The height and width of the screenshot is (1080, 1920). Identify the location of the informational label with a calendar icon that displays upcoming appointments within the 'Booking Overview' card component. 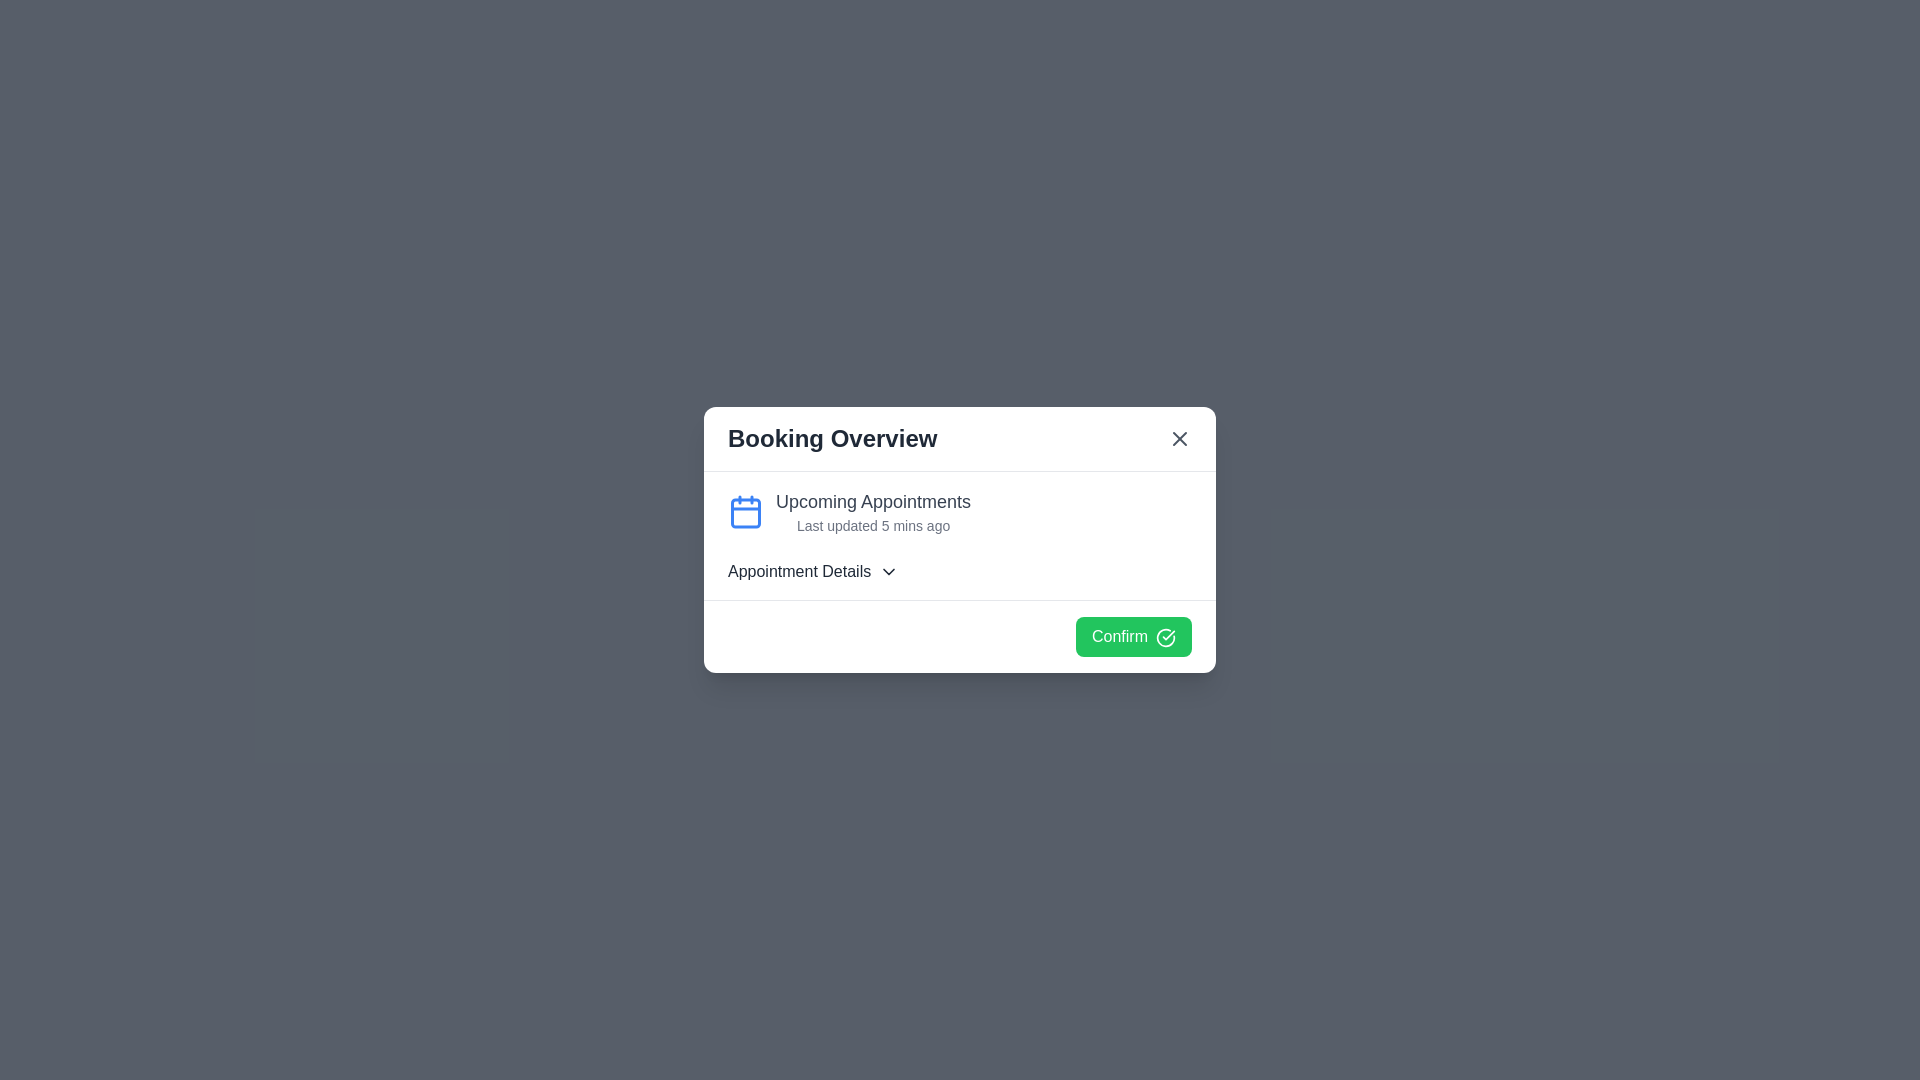
(960, 511).